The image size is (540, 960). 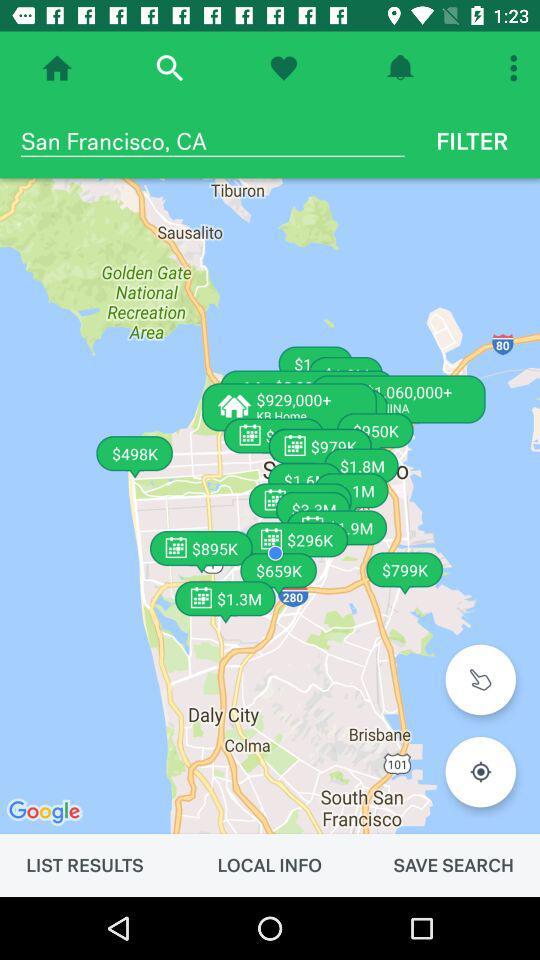 What do you see at coordinates (472, 140) in the screenshot?
I see `icon to the right of san francisco, ca item` at bounding box center [472, 140].